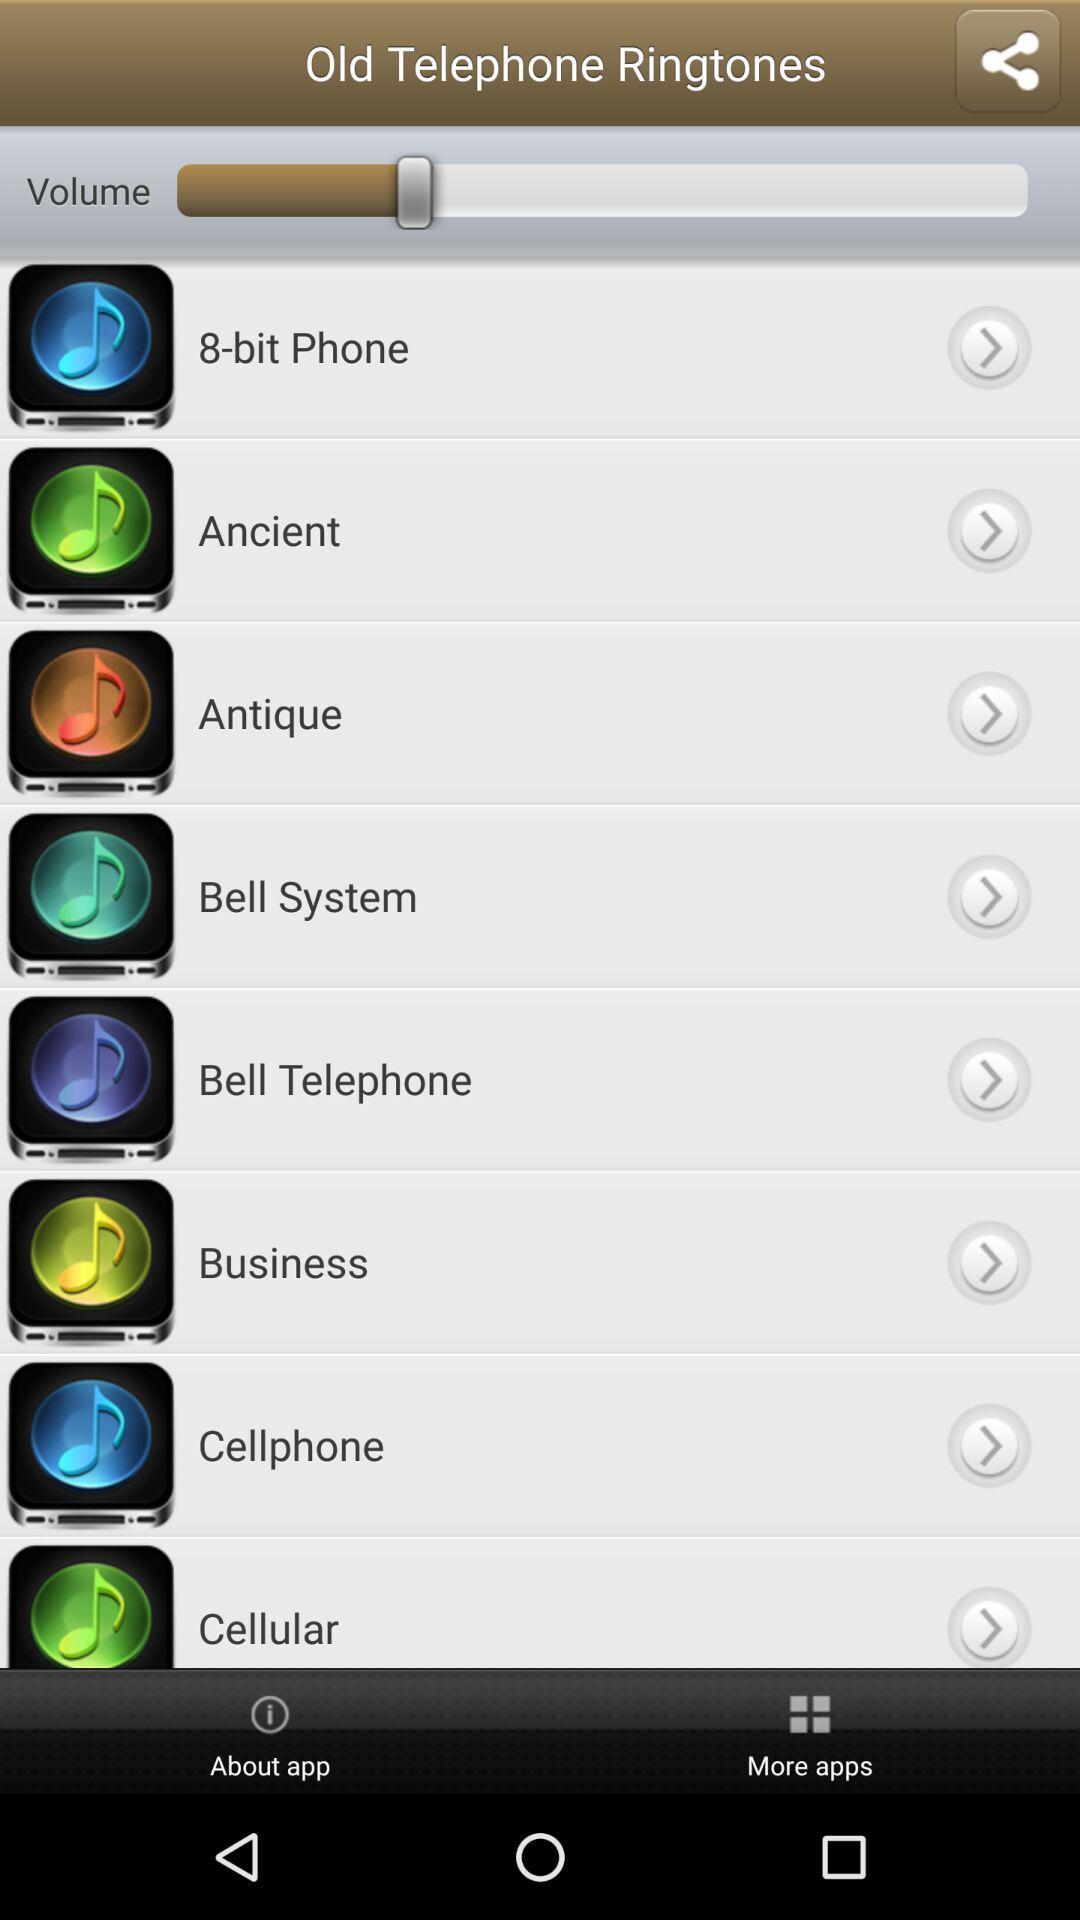 The width and height of the screenshot is (1080, 1920). I want to click on music, so click(987, 712).